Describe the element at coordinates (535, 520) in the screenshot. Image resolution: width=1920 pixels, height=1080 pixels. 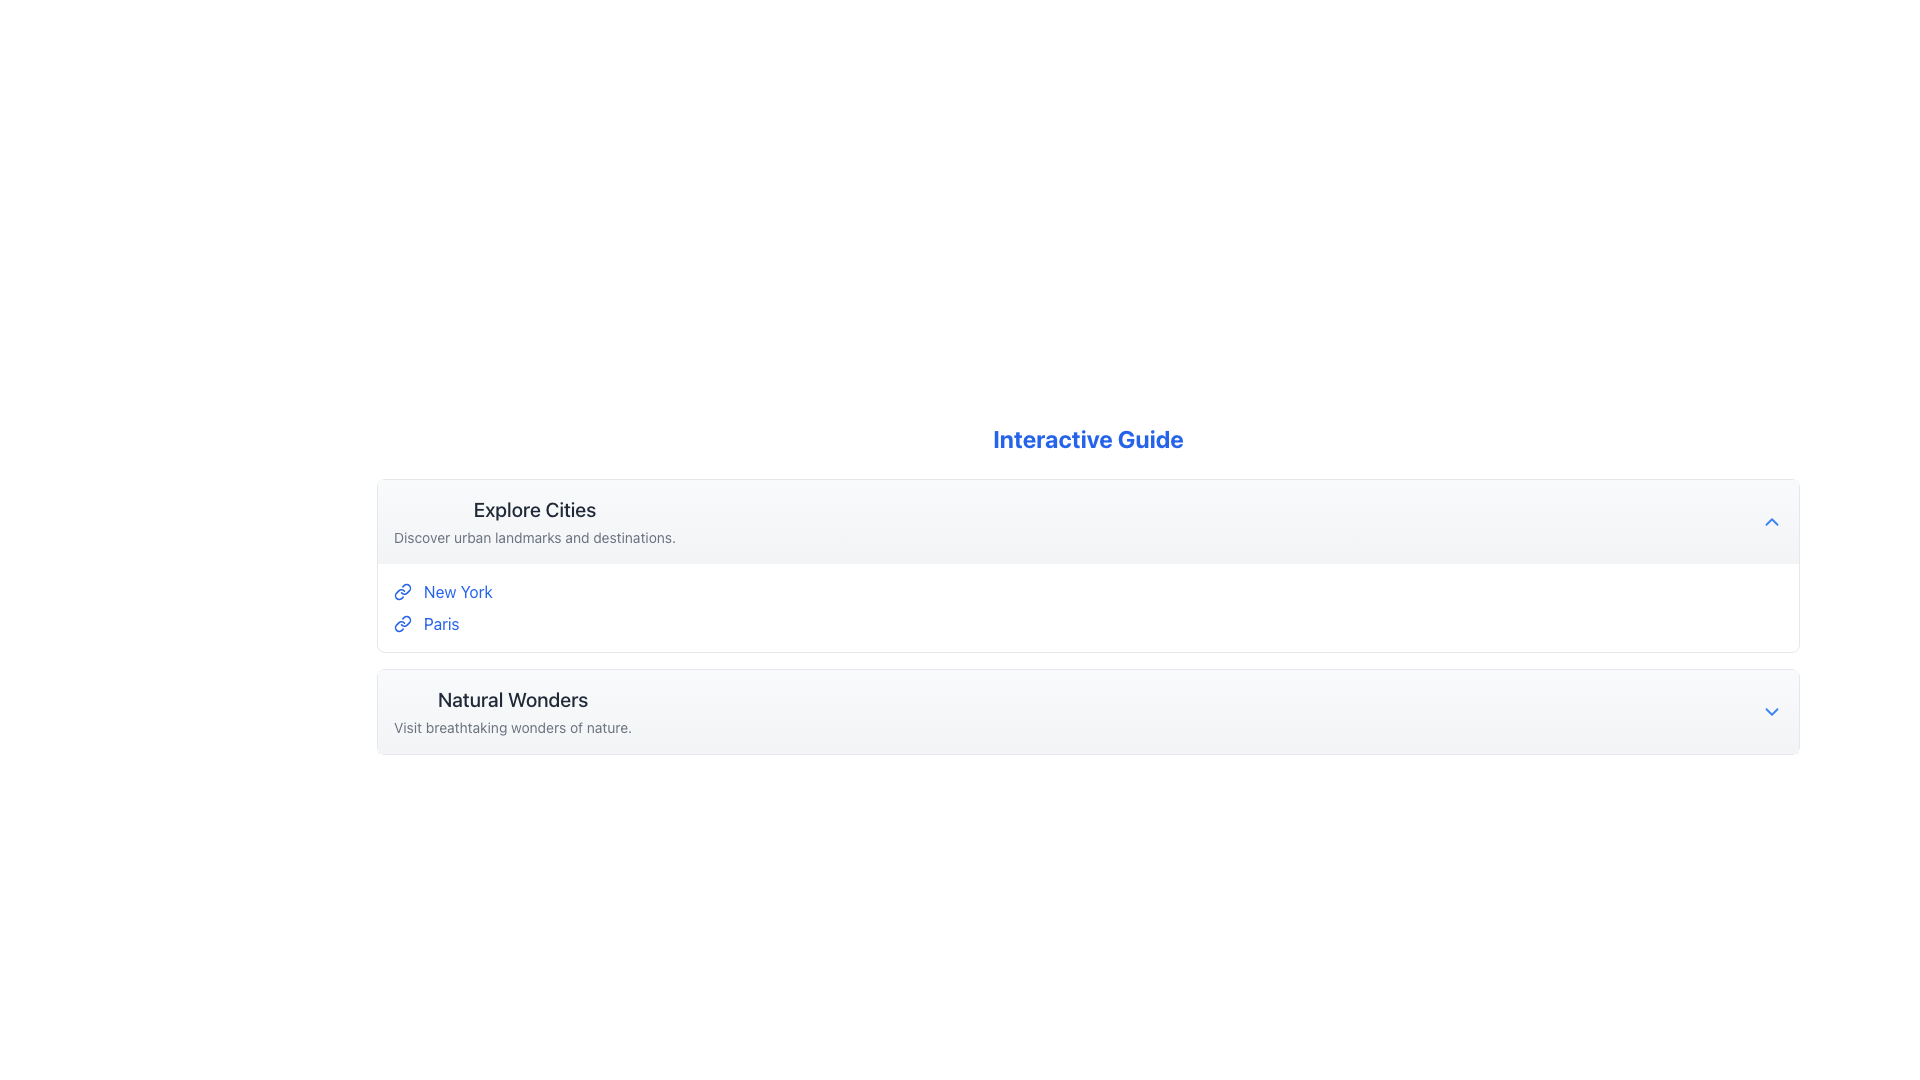
I see `text content block titled 'Explore Cities' which contains the main heading in bold and the subtitle below it` at that location.